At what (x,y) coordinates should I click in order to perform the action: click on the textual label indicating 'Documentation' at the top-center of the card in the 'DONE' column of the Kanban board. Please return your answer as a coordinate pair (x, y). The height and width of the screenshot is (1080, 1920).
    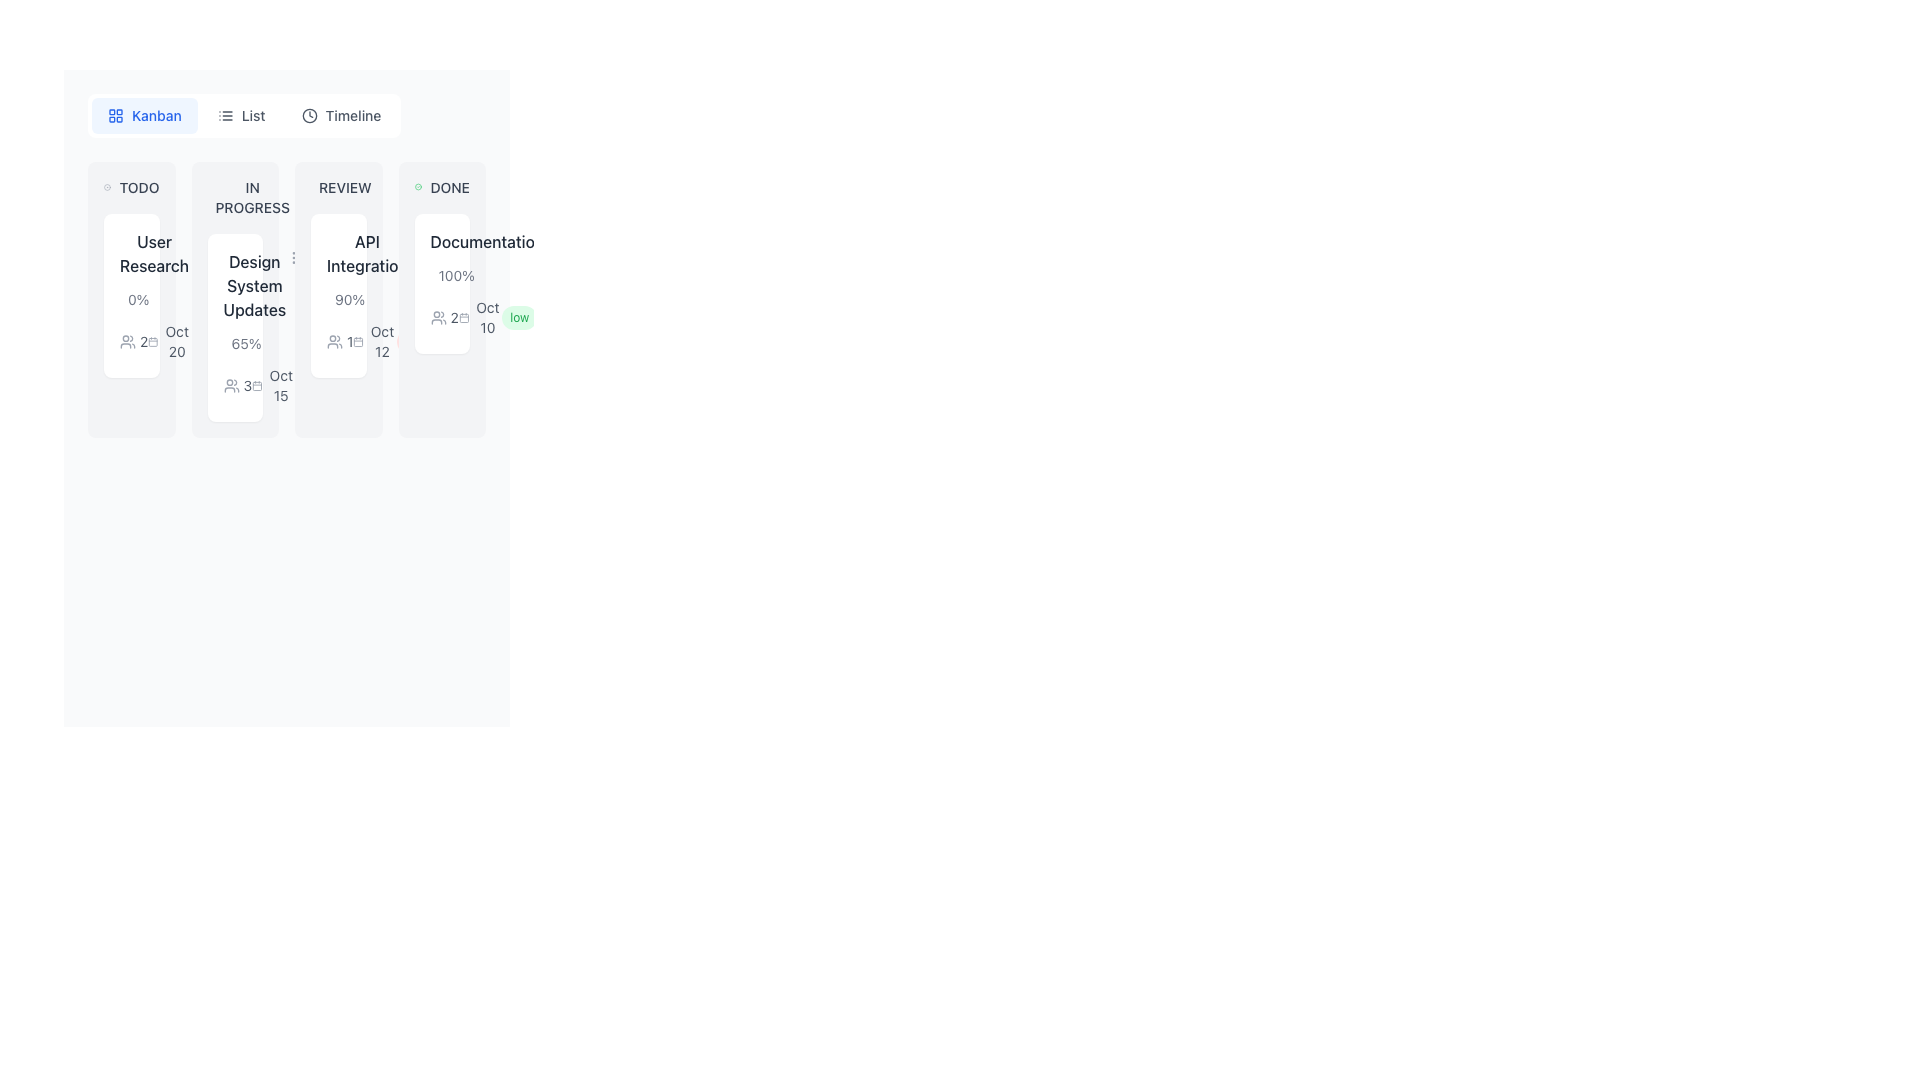
    Looking at the image, I should click on (441, 241).